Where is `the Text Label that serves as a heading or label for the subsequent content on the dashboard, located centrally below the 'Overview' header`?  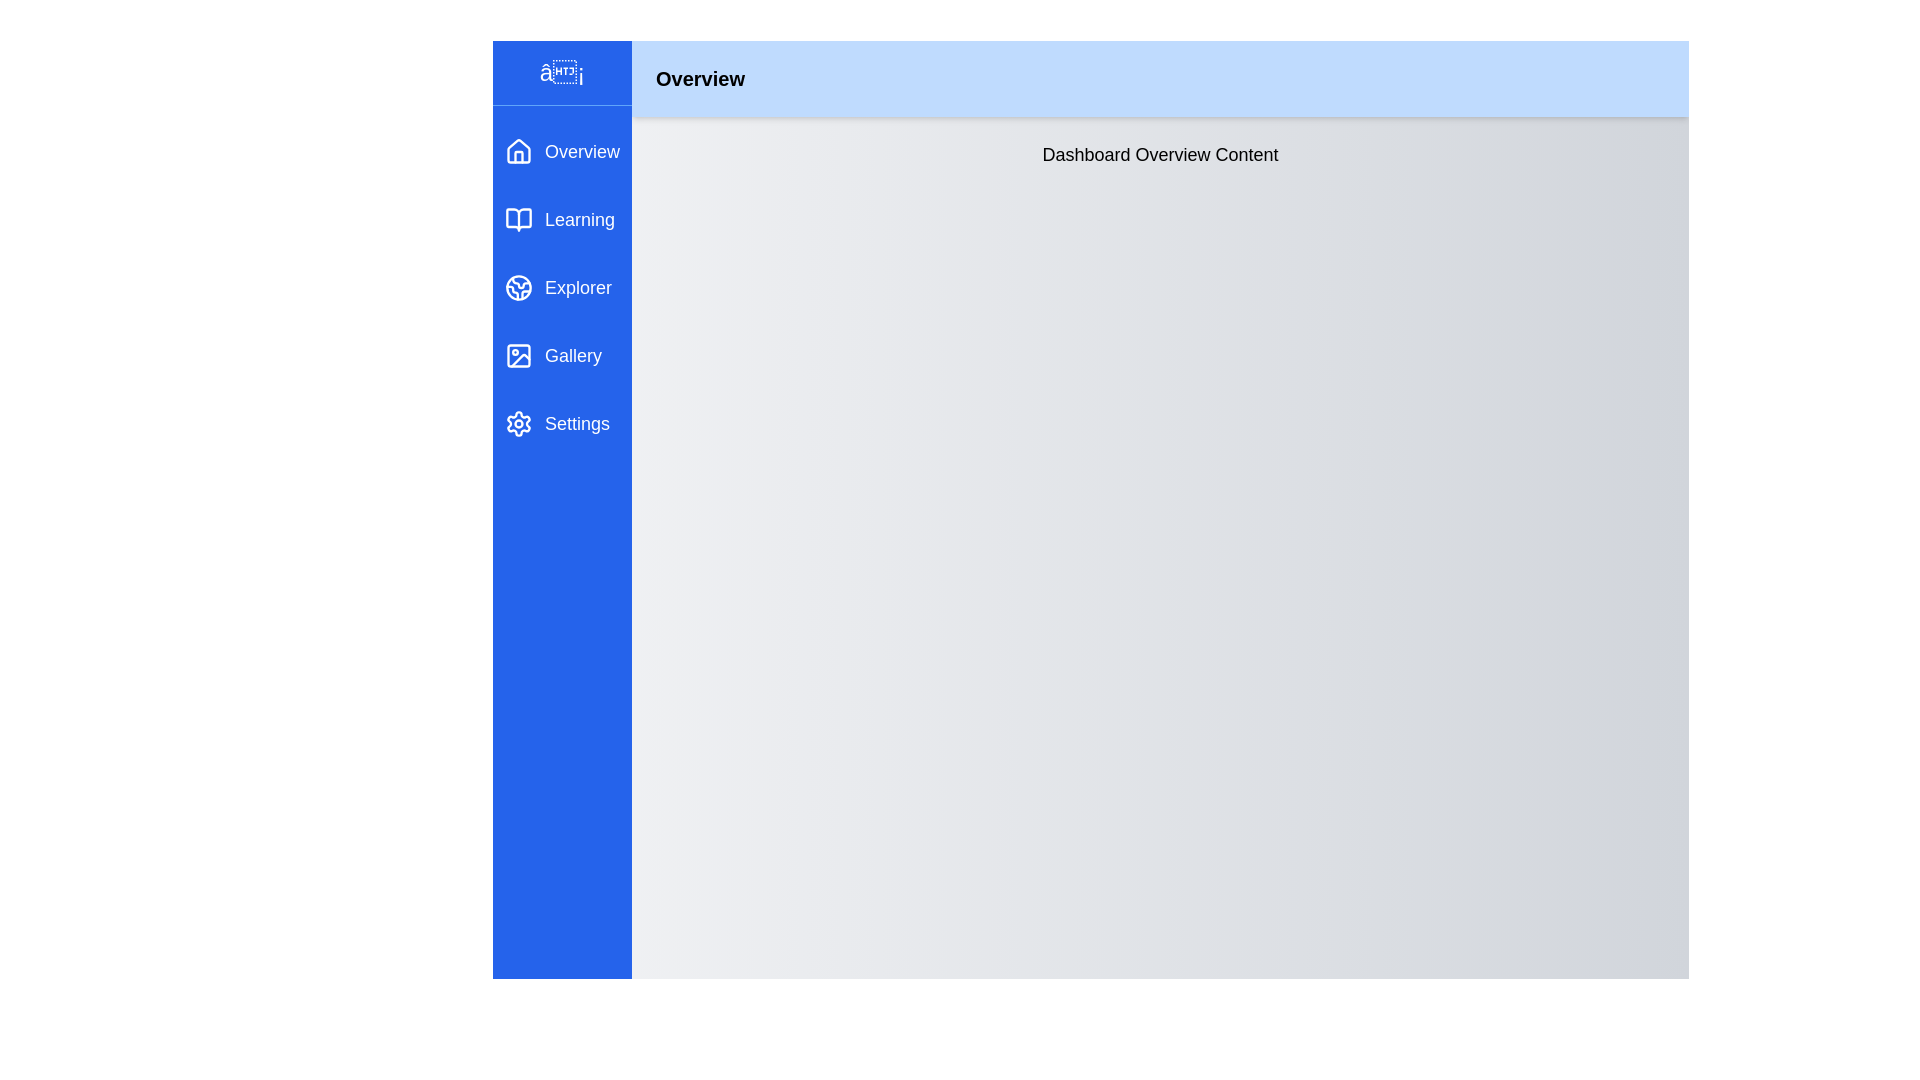
the Text Label that serves as a heading or label for the subsequent content on the dashboard, located centrally below the 'Overview' header is located at coordinates (1160, 153).